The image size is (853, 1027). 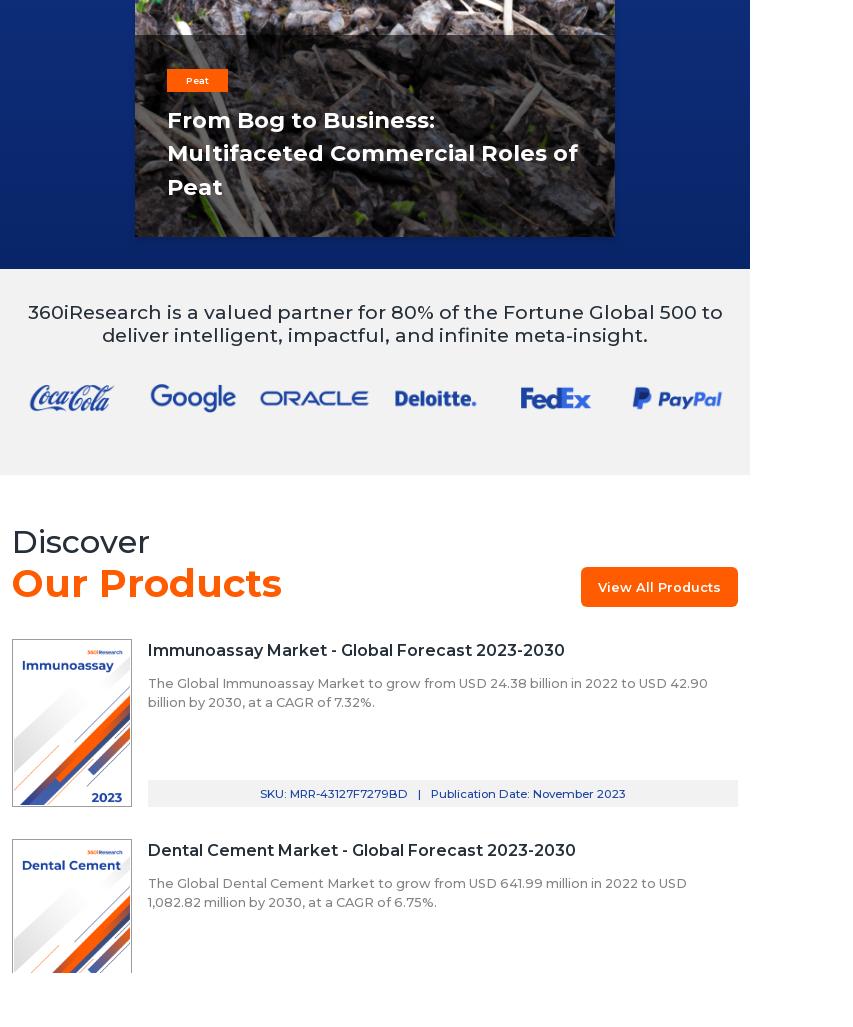 I want to click on 'The Global Dental Cement Market to grow from USD 641.99 million in 2022 to USD 1,082.82 million by 2030, at a CAGR of 6.75%.', so click(x=416, y=891).